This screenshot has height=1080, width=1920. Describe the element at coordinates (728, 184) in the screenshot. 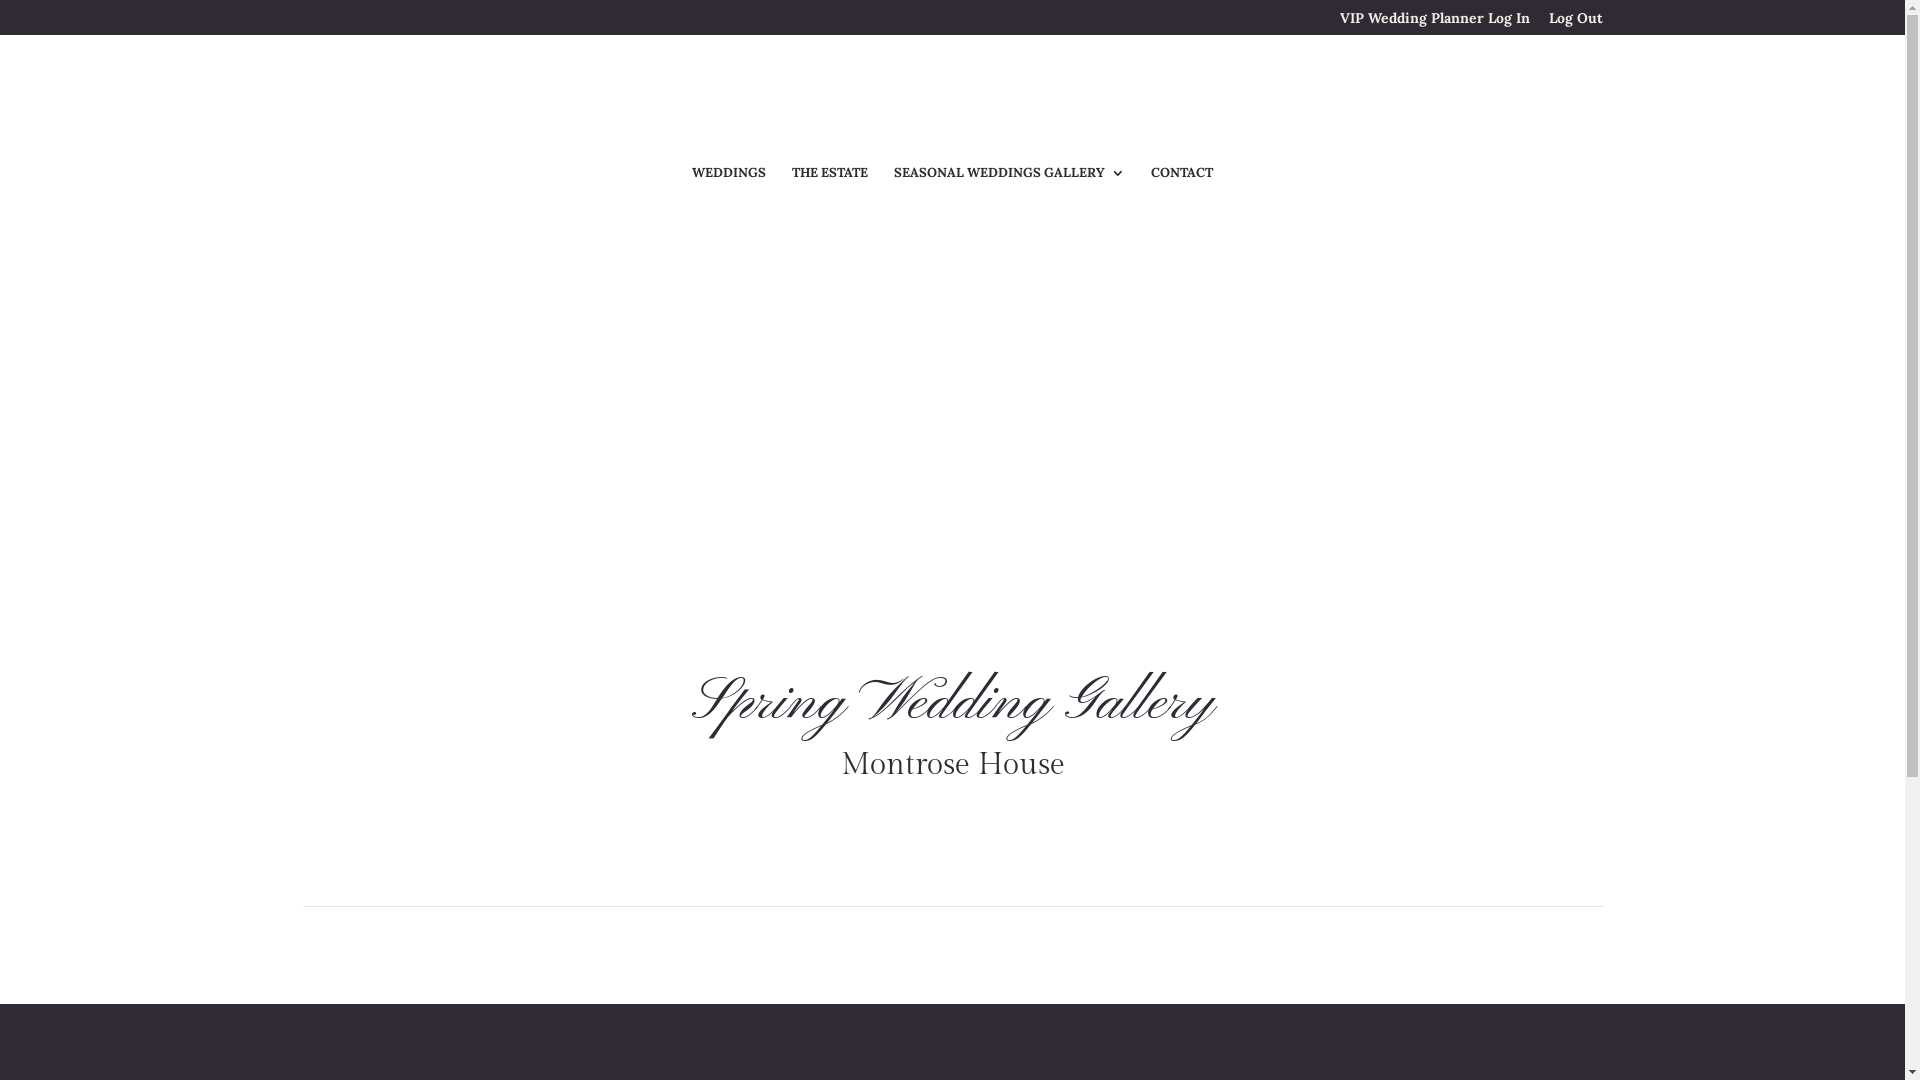

I see `'WEDDINGS'` at that location.